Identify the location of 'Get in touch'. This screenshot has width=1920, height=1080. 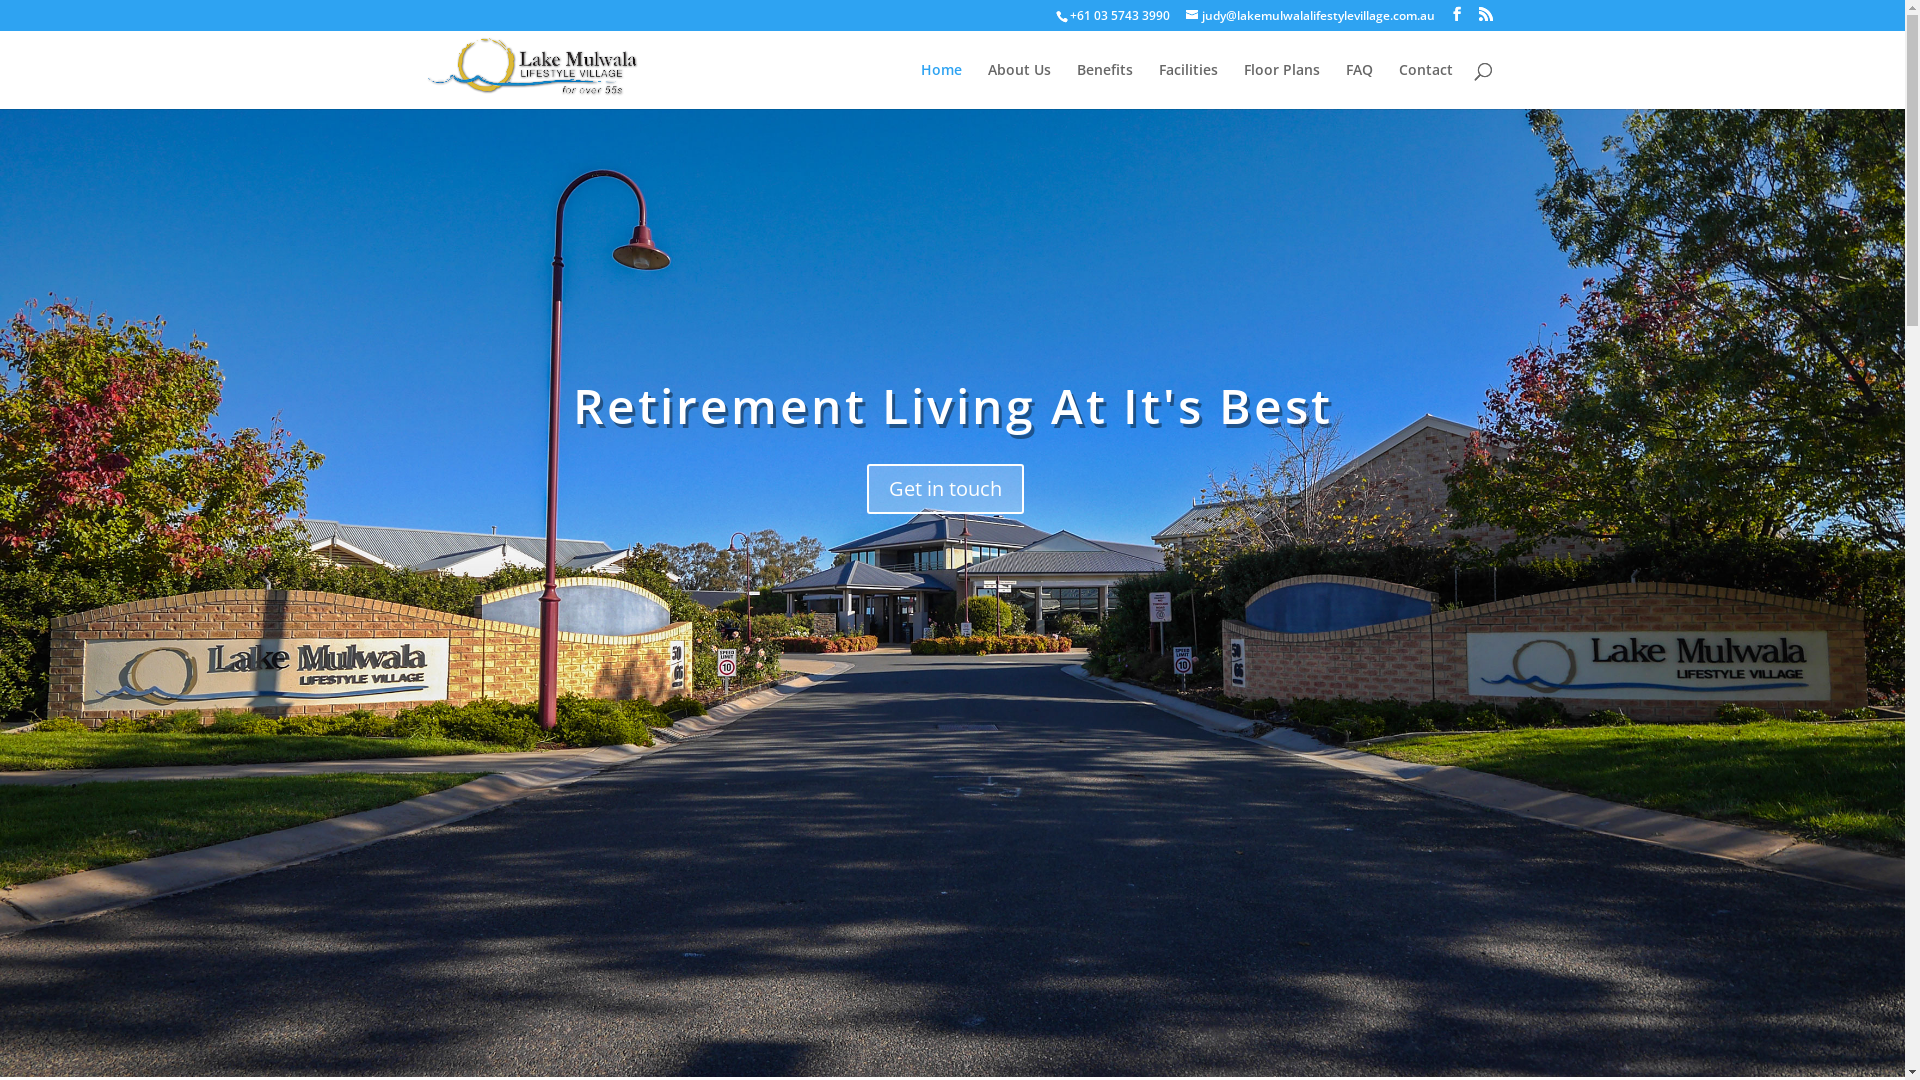
(943, 489).